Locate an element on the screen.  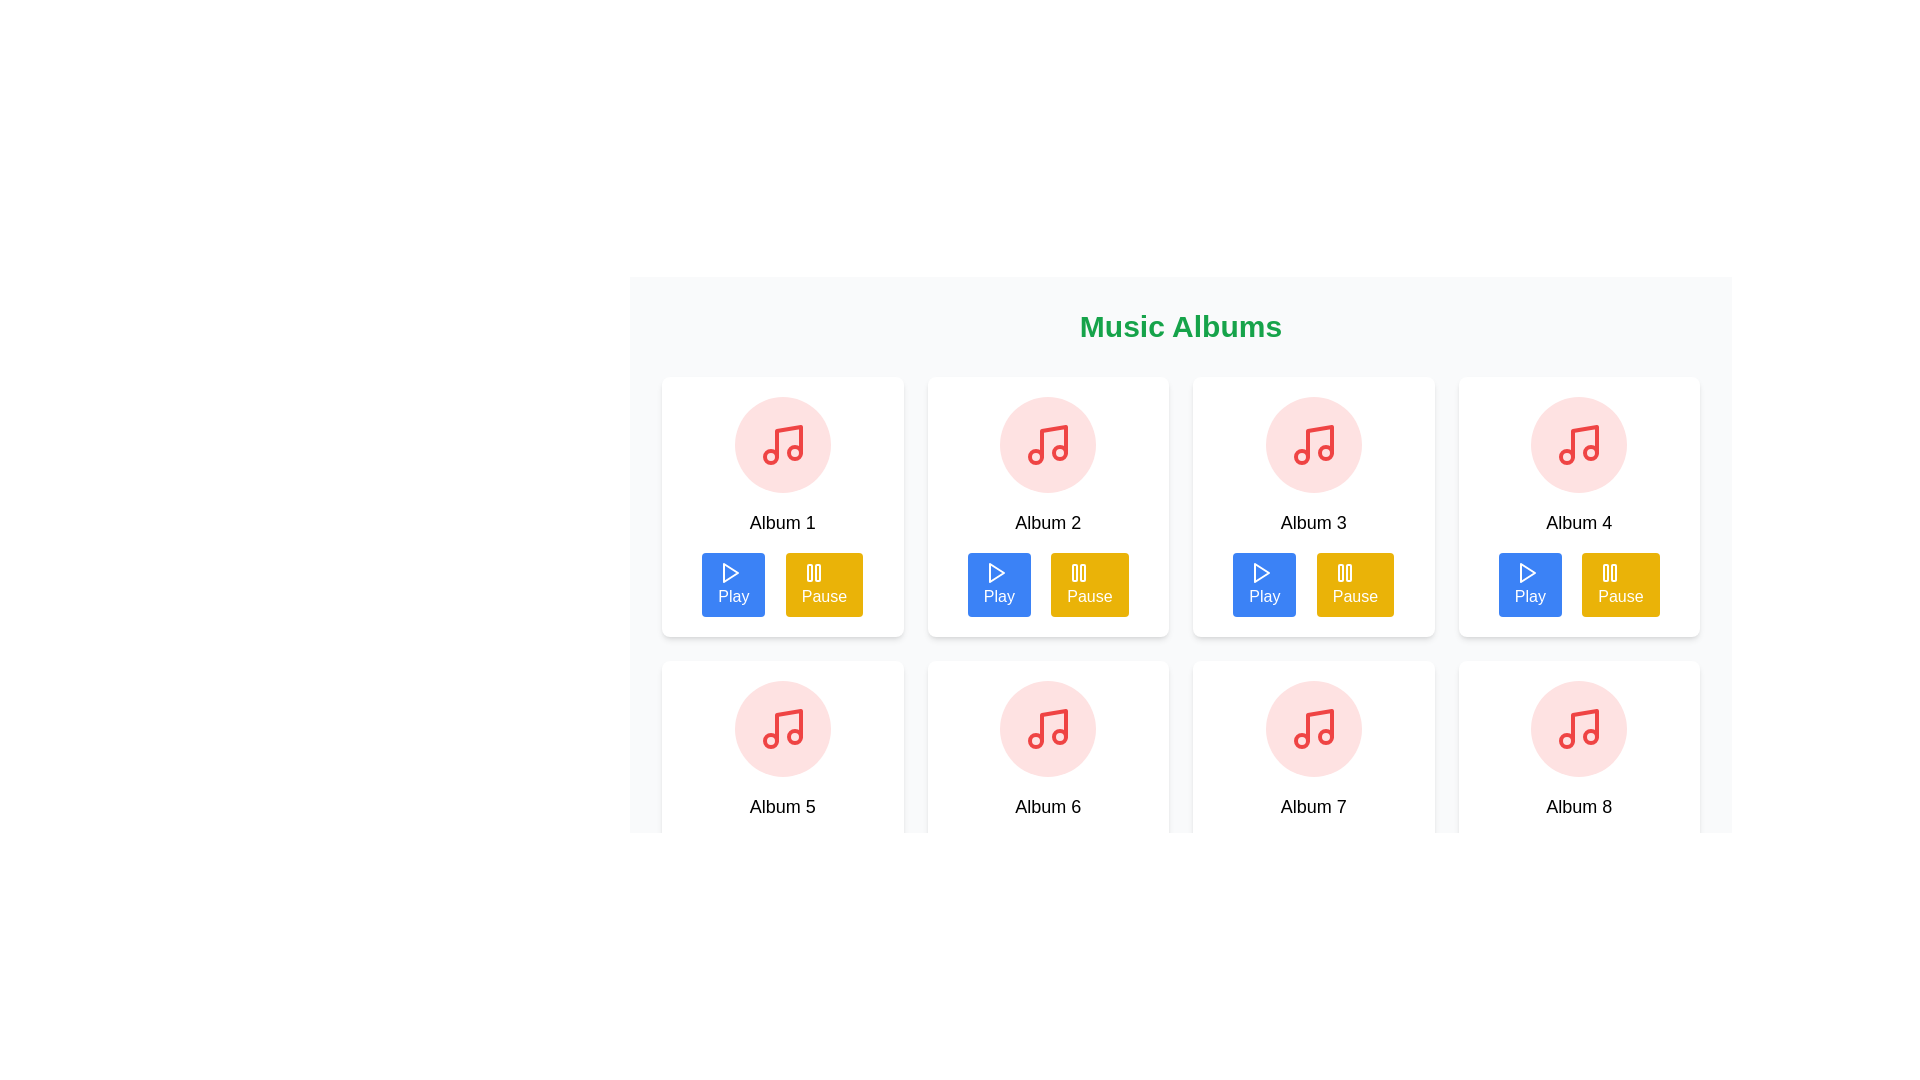
the textual label displaying 'Album 4' which is in bold font style and located in the fourth position of the album grid layout is located at coordinates (1578, 522).